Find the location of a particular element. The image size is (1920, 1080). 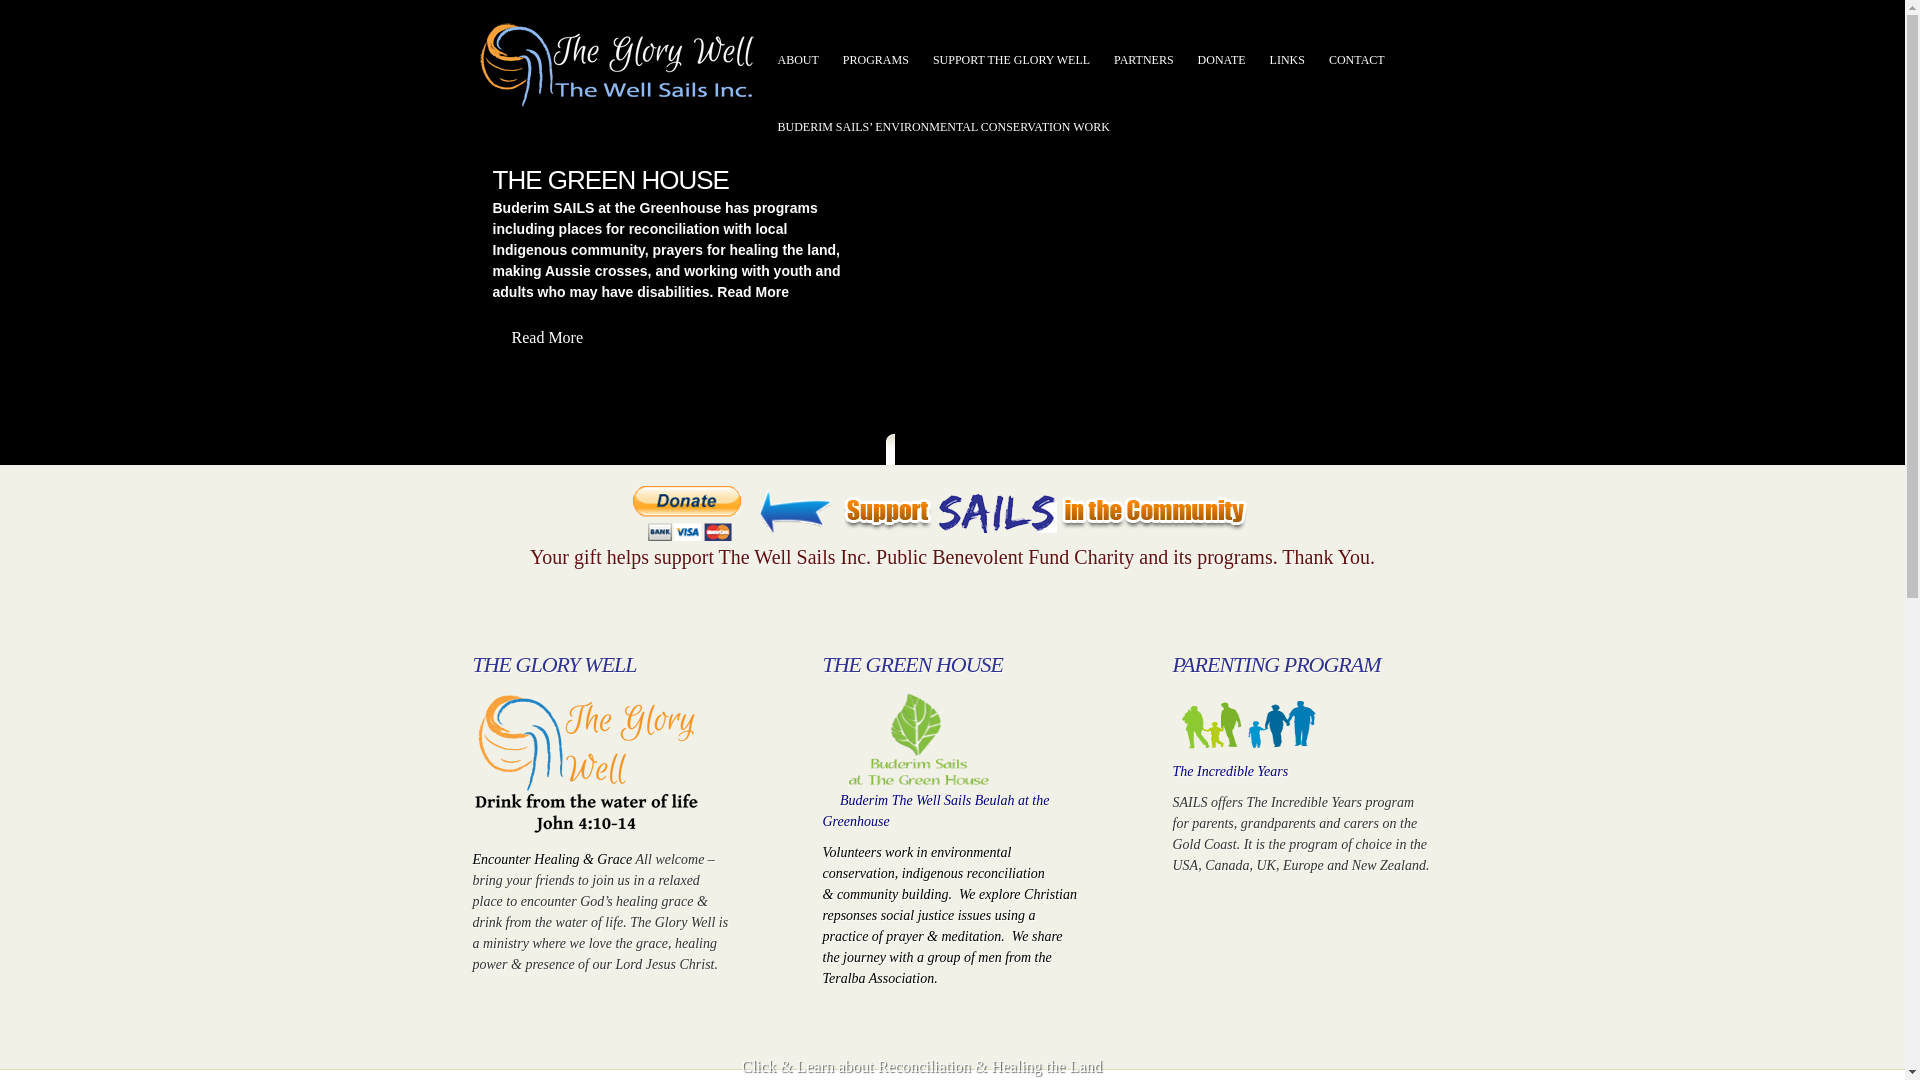

'The Incredible Years' is located at coordinates (1228, 770).